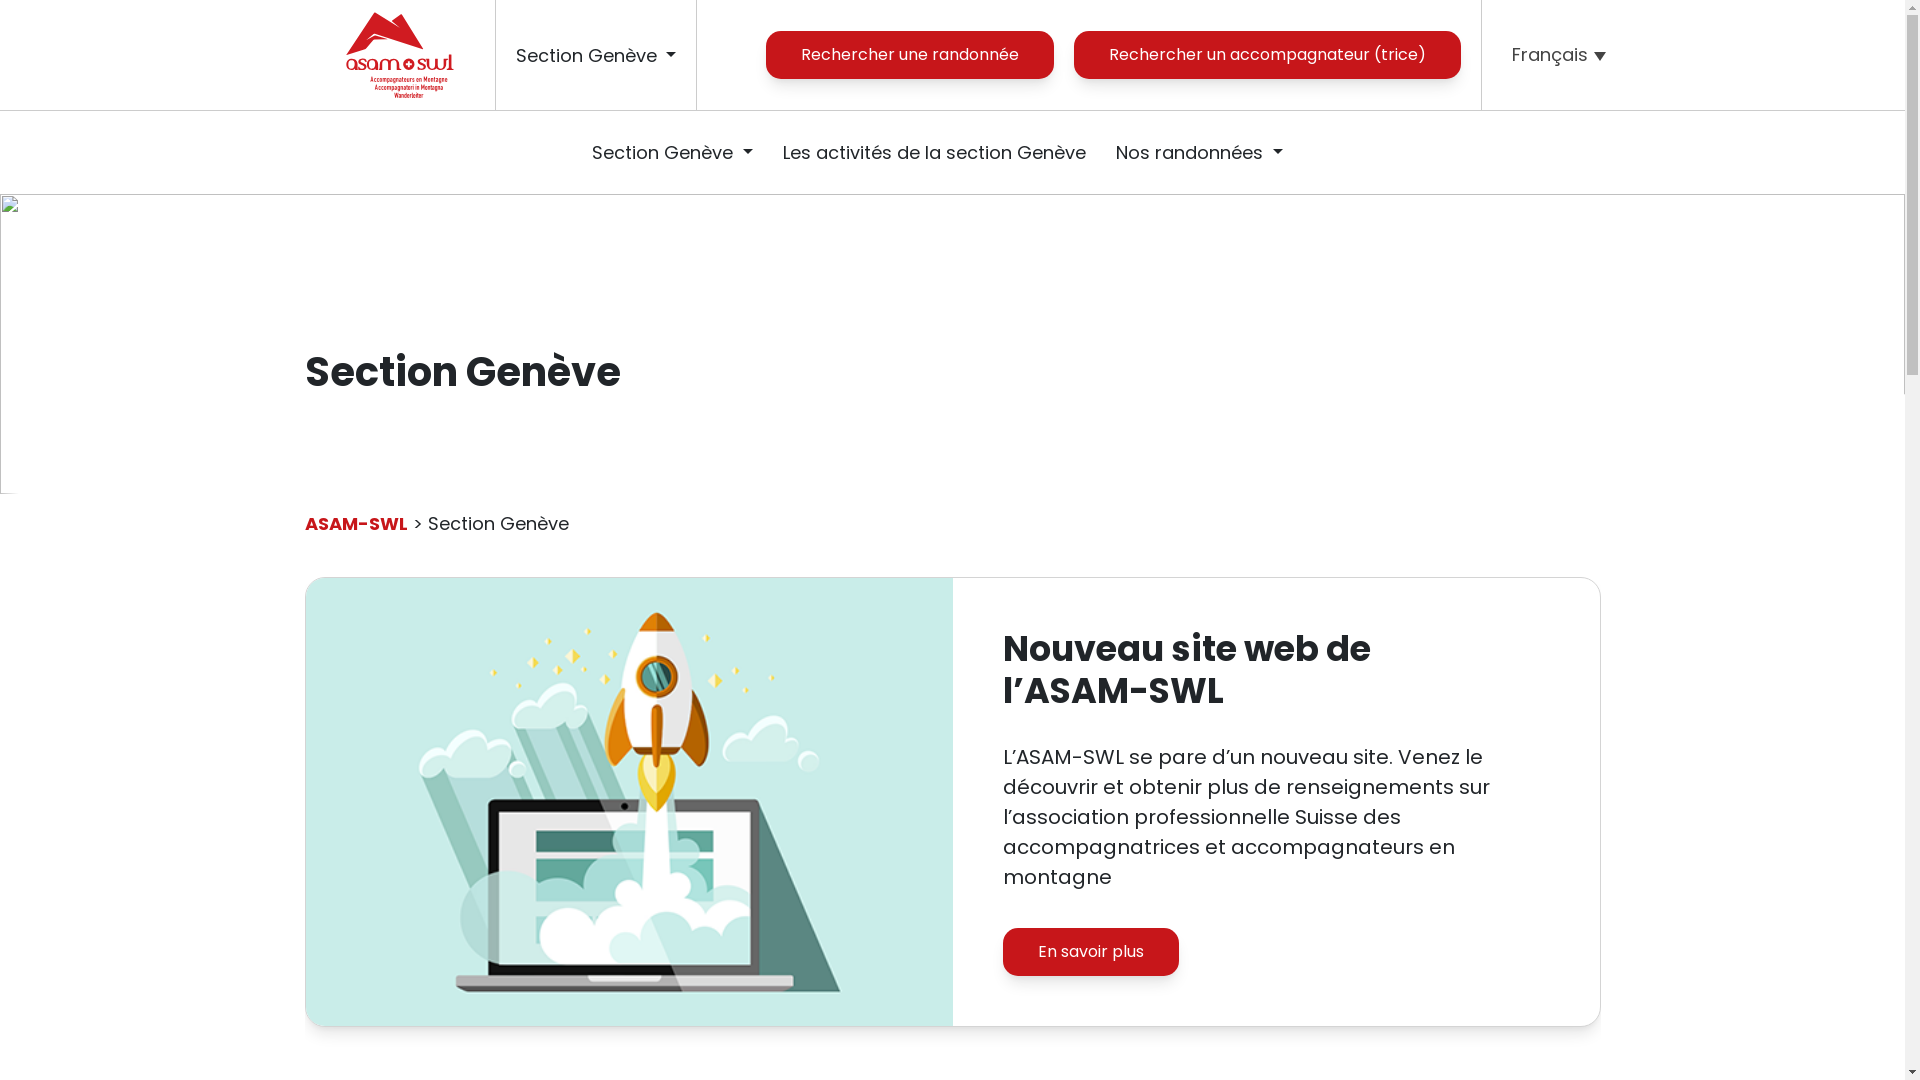  Describe the element at coordinates (398, 53) in the screenshot. I see `'ASAM-SWL'` at that location.